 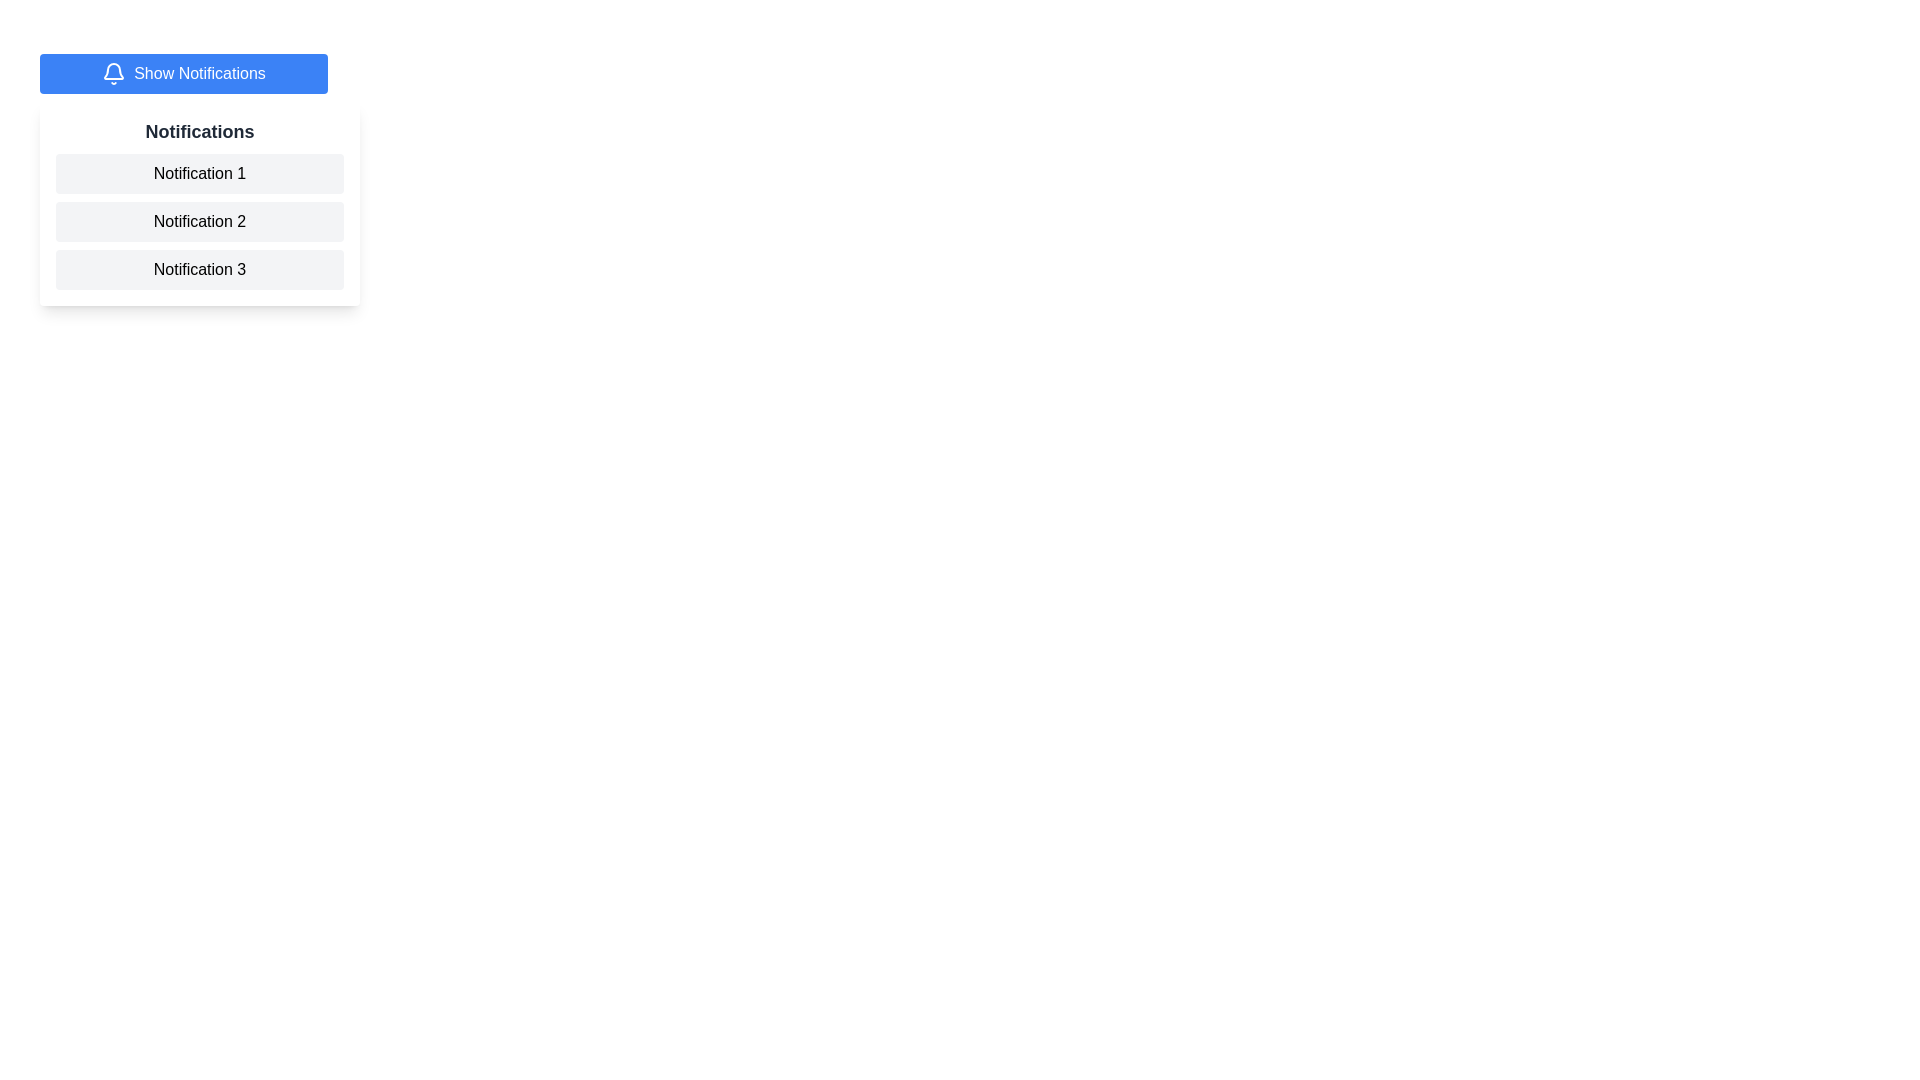 I want to click on the first notification in the list of notifications directly below the title 'Notifications', so click(x=200, y=172).